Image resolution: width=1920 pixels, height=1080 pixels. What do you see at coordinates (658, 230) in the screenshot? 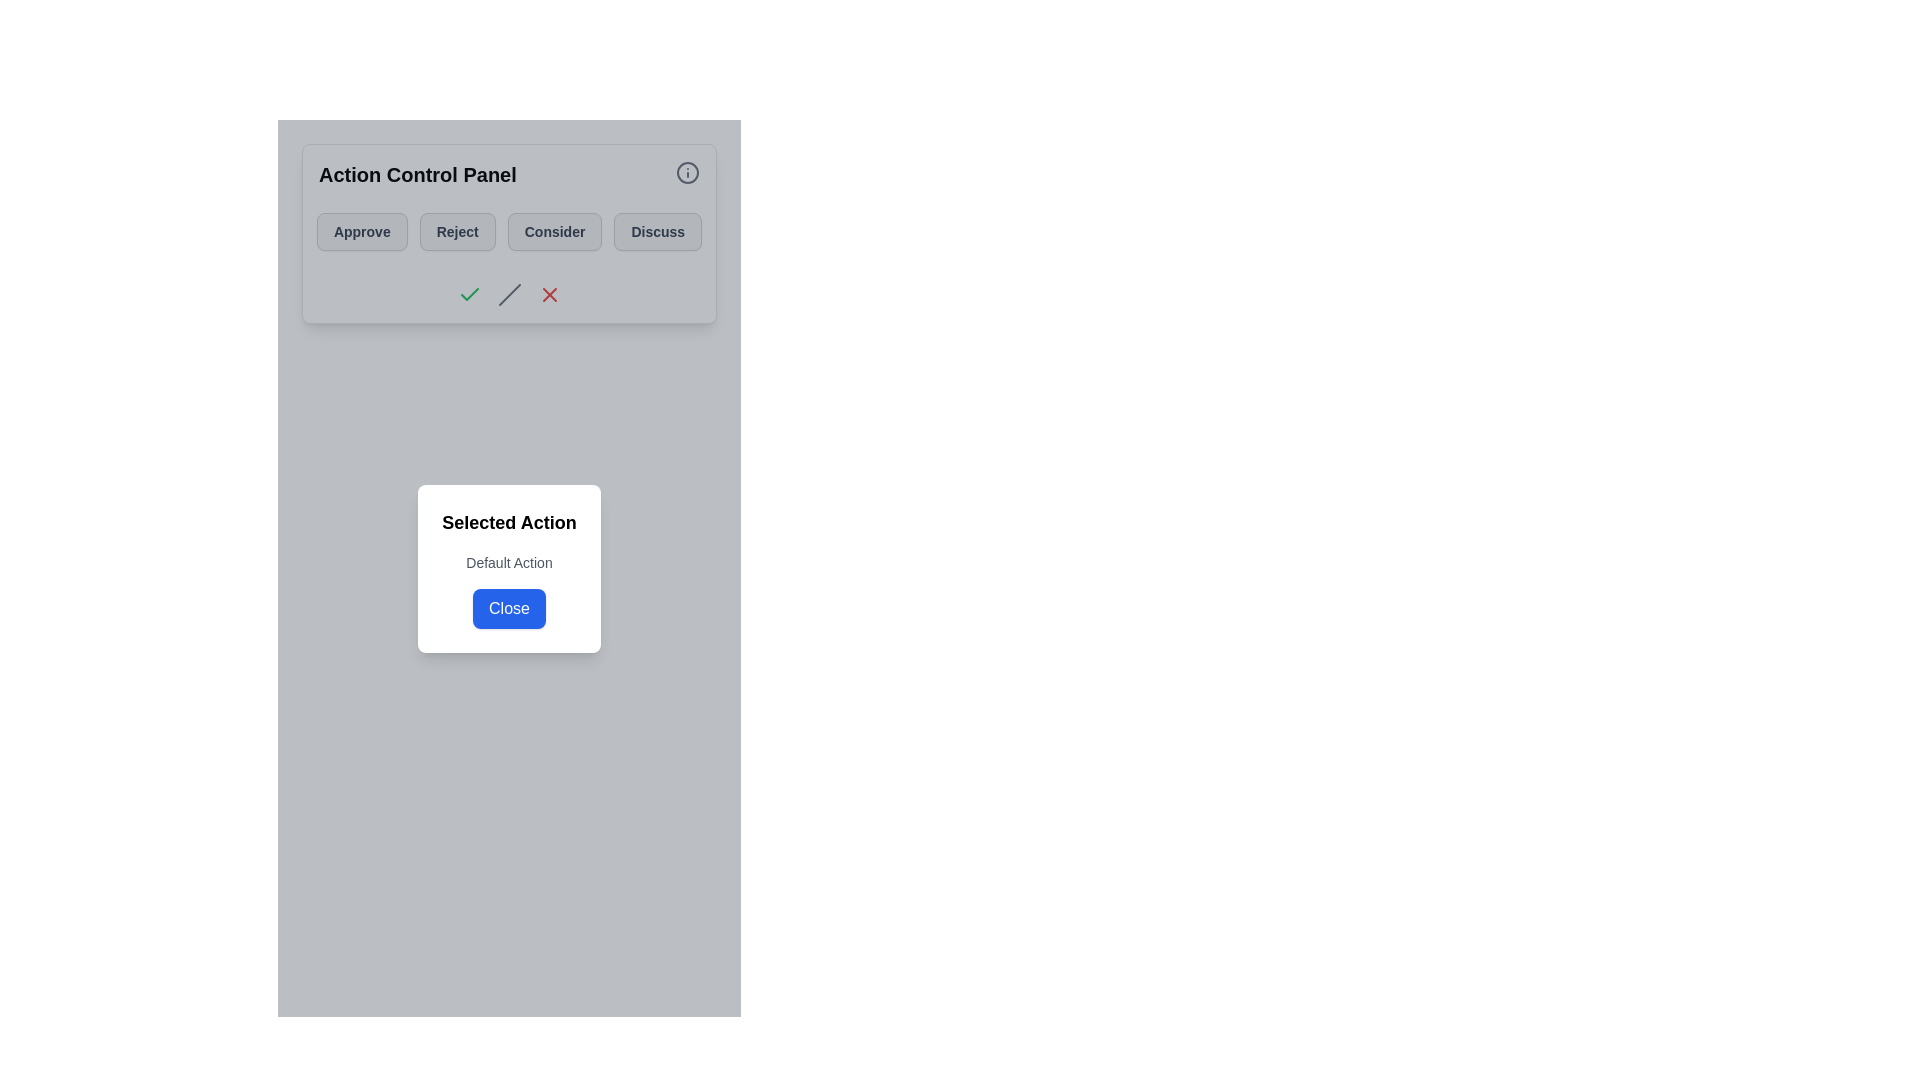
I see `the 'Discuss' button, which is the fourth button from the left in the Action Control Panel` at bounding box center [658, 230].